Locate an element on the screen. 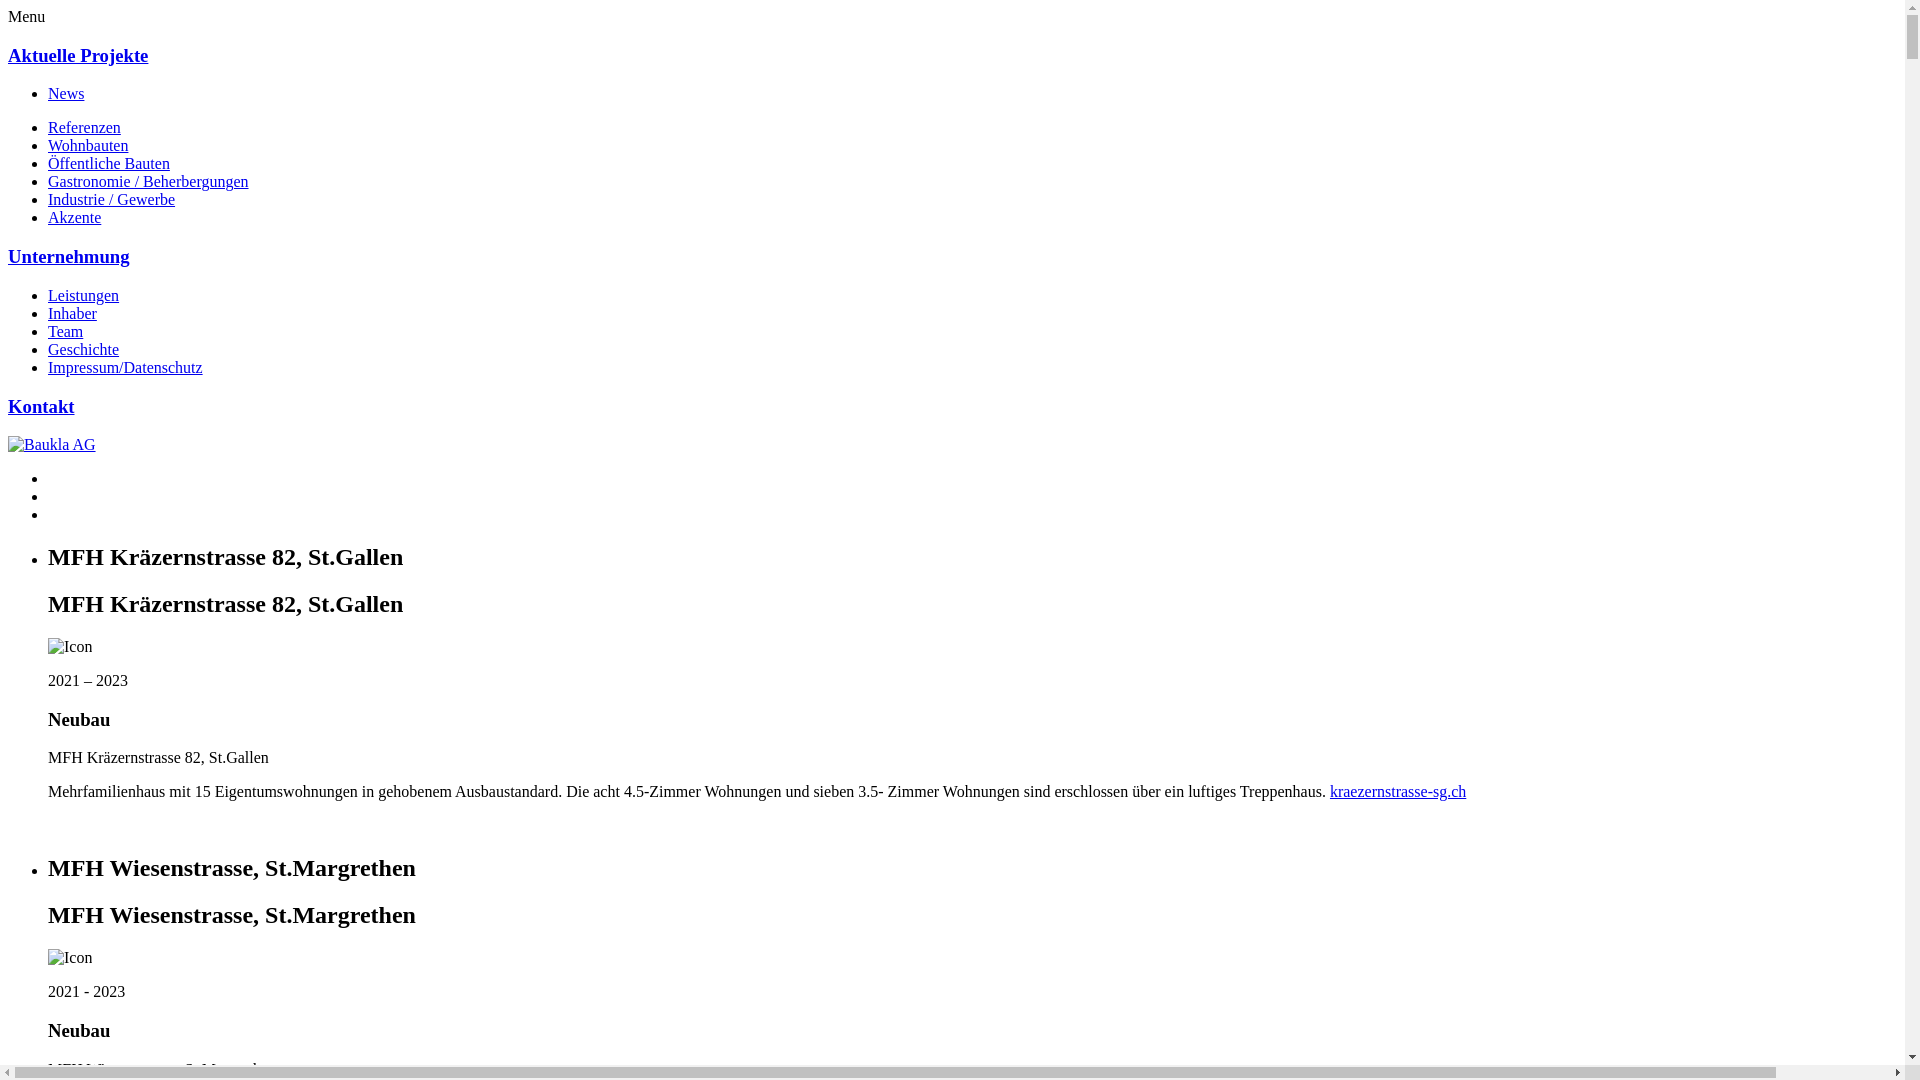 This screenshot has width=1920, height=1080. 'Team' is located at coordinates (65, 330).